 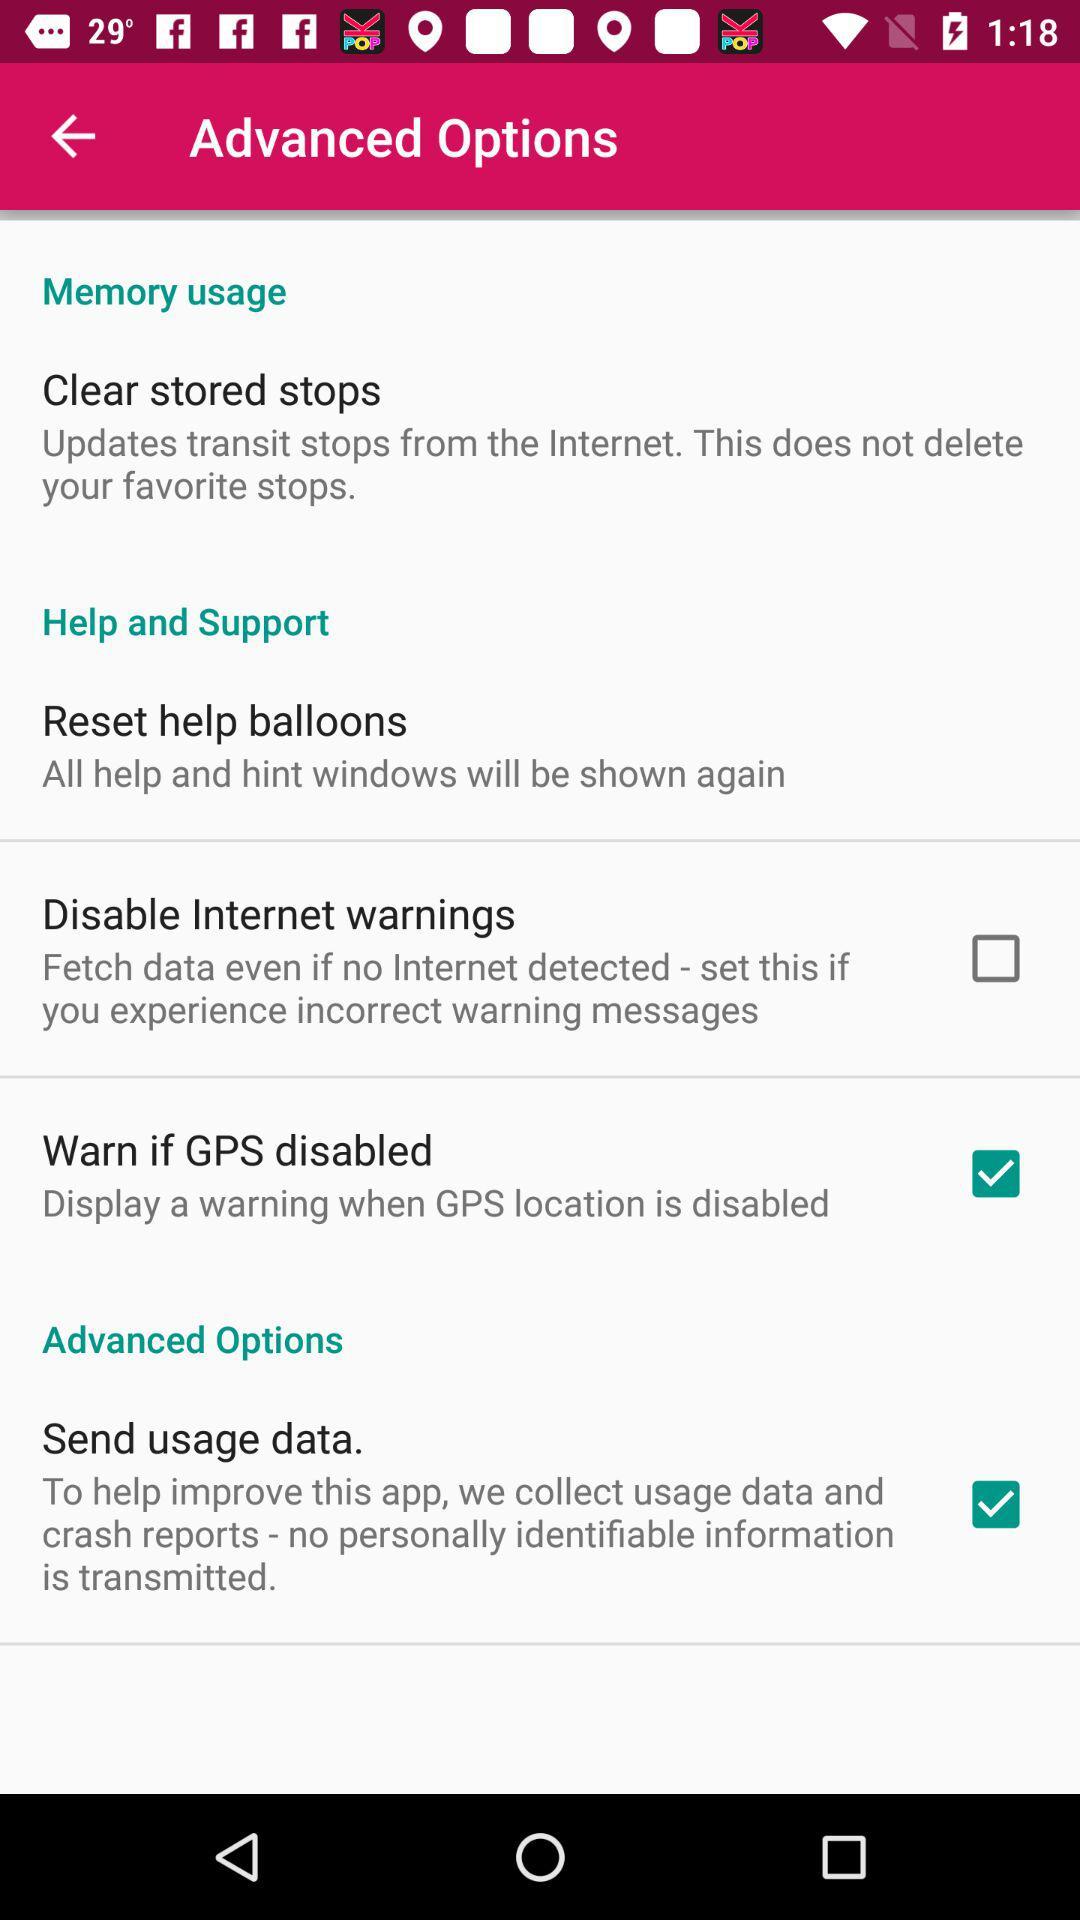 What do you see at coordinates (435, 1201) in the screenshot?
I see `the icon below the warn if gps item` at bounding box center [435, 1201].